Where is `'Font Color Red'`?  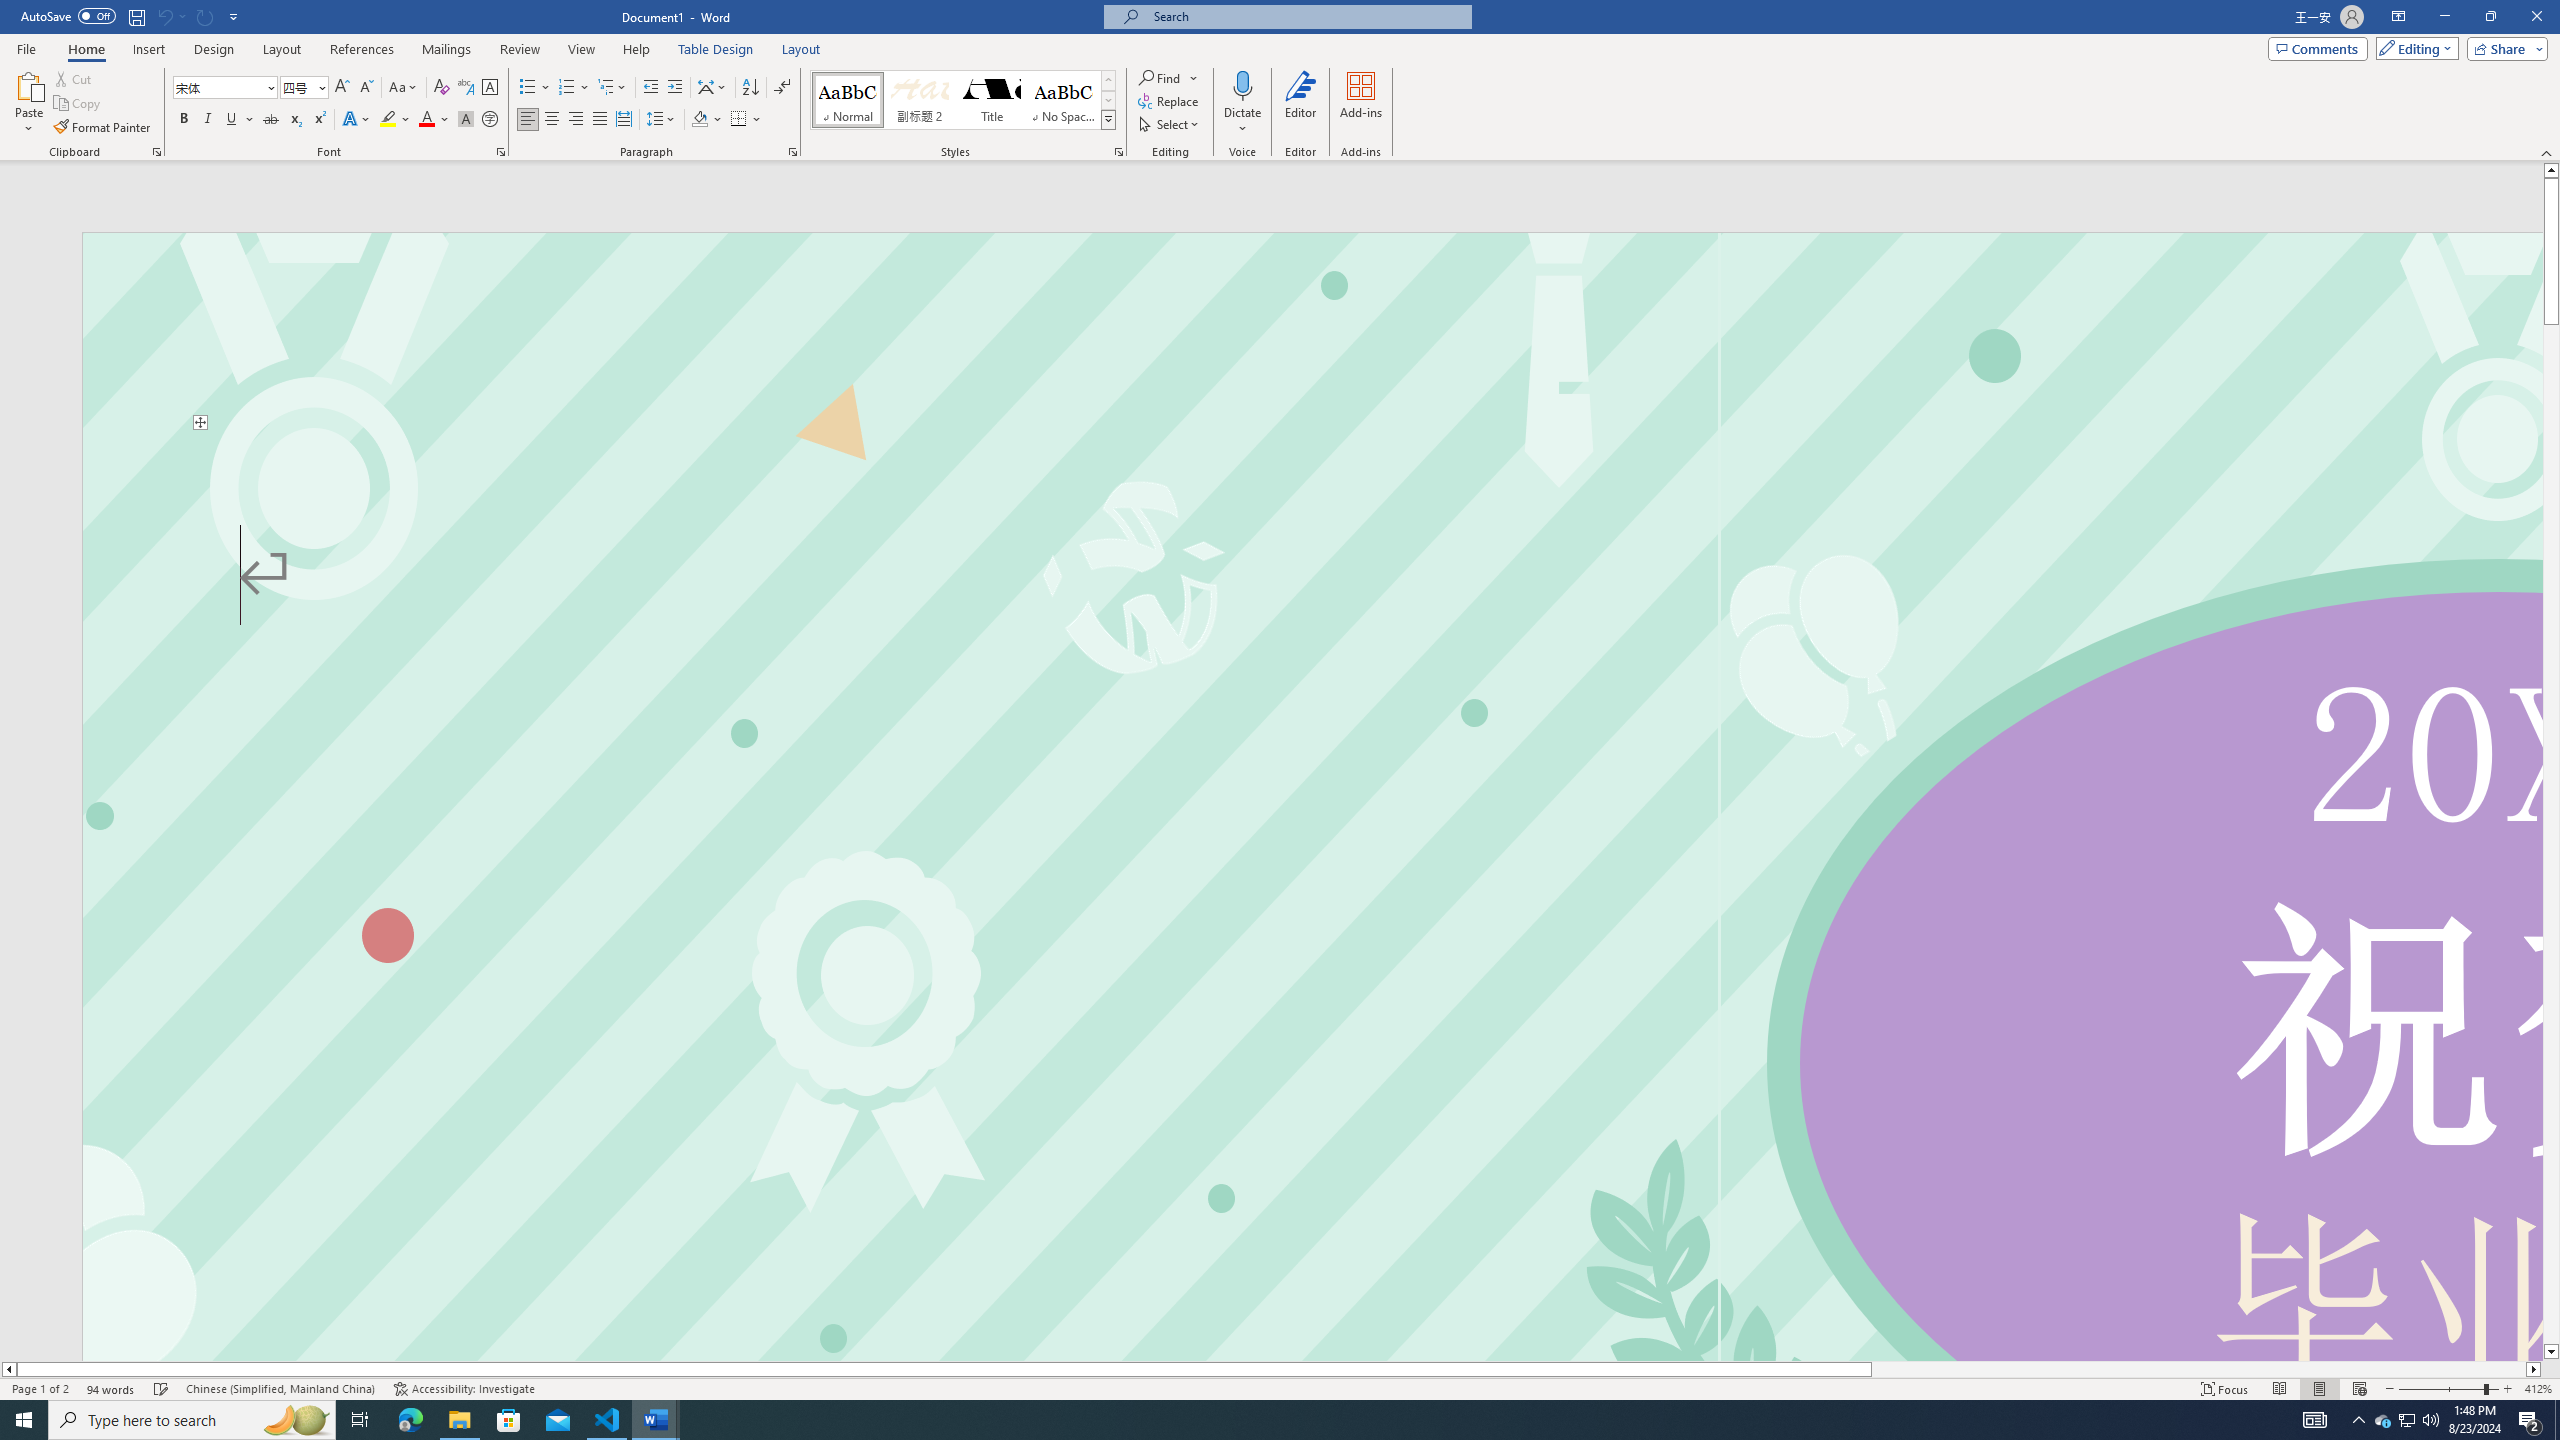 'Font Color Red' is located at coordinates (425, 118).